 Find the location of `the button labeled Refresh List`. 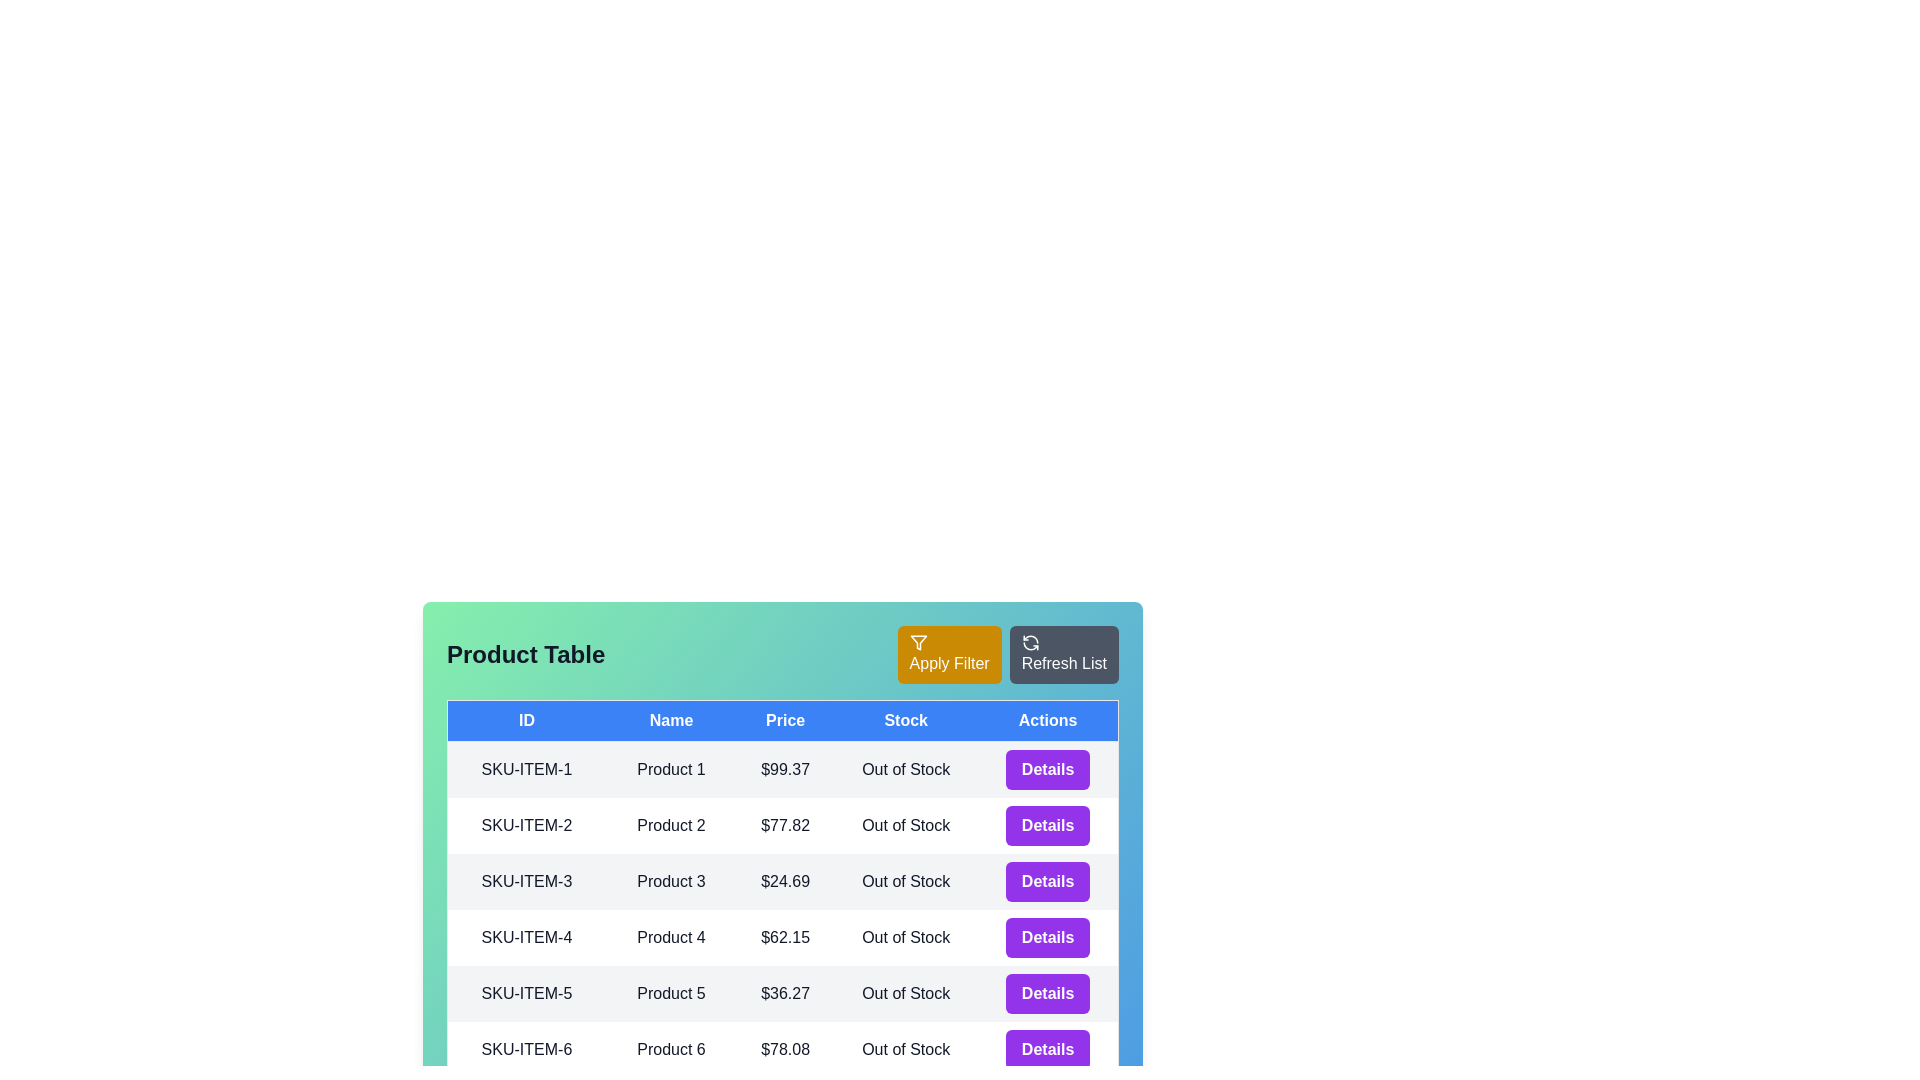

the button labeled Refresh List is located at coordinates (1063, 655).